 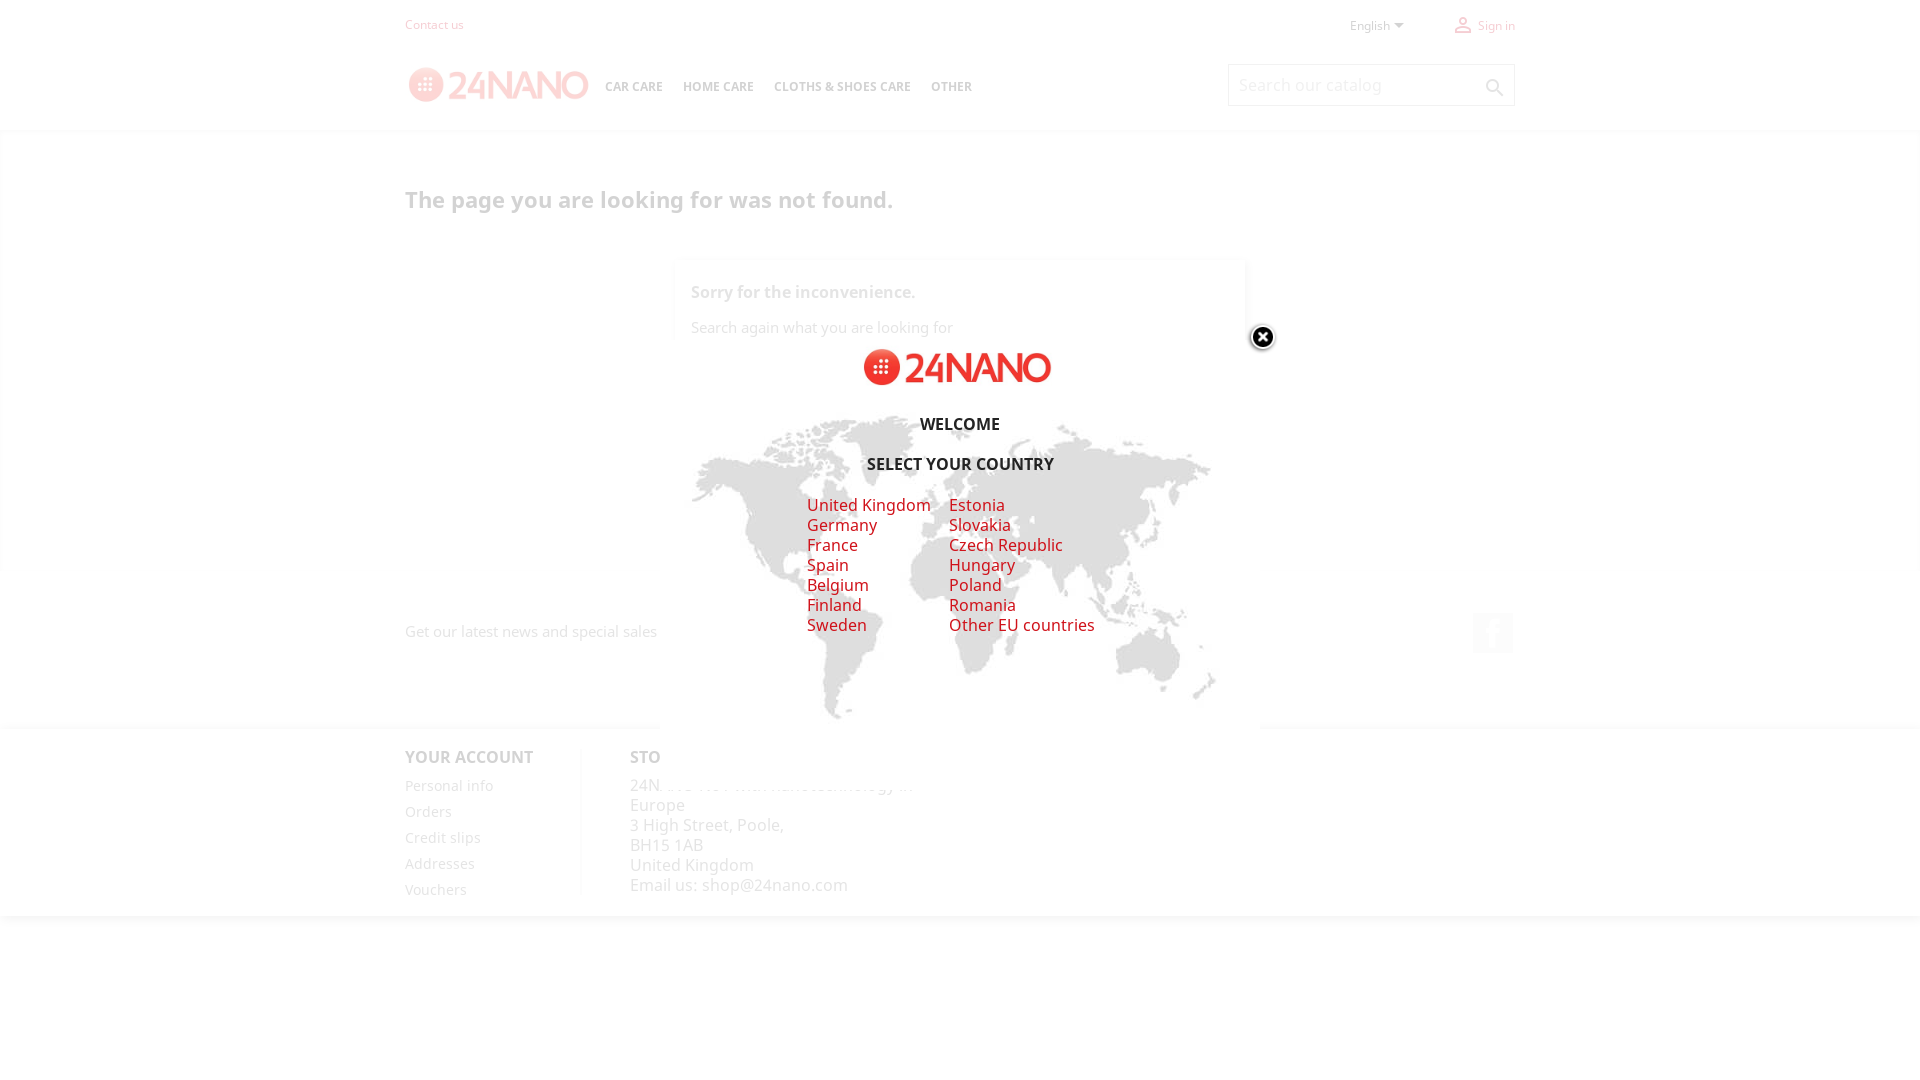 I want to click on 'Contact us', so click(x=433, y=24).